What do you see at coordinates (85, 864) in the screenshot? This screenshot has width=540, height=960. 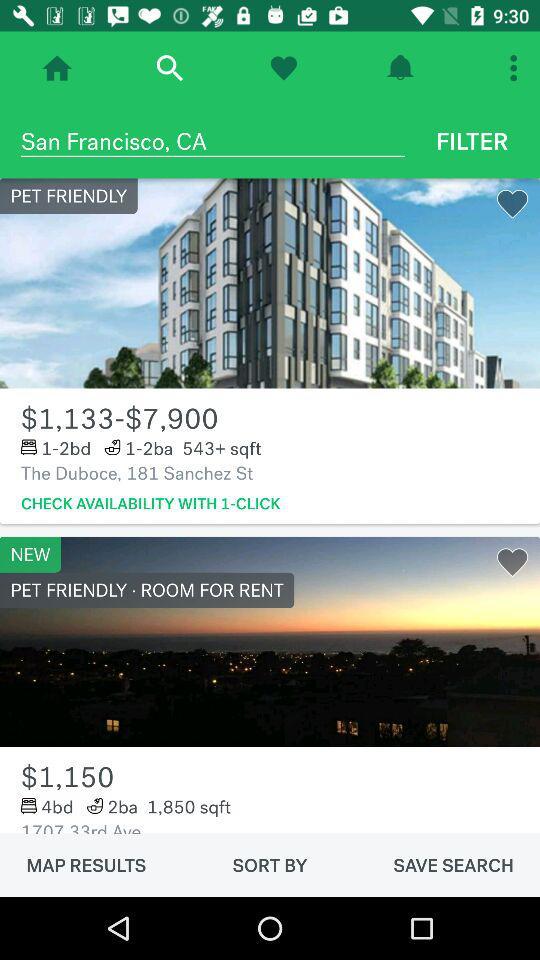 I see `the icon next to the sort by` at bounding box center [85, 864].